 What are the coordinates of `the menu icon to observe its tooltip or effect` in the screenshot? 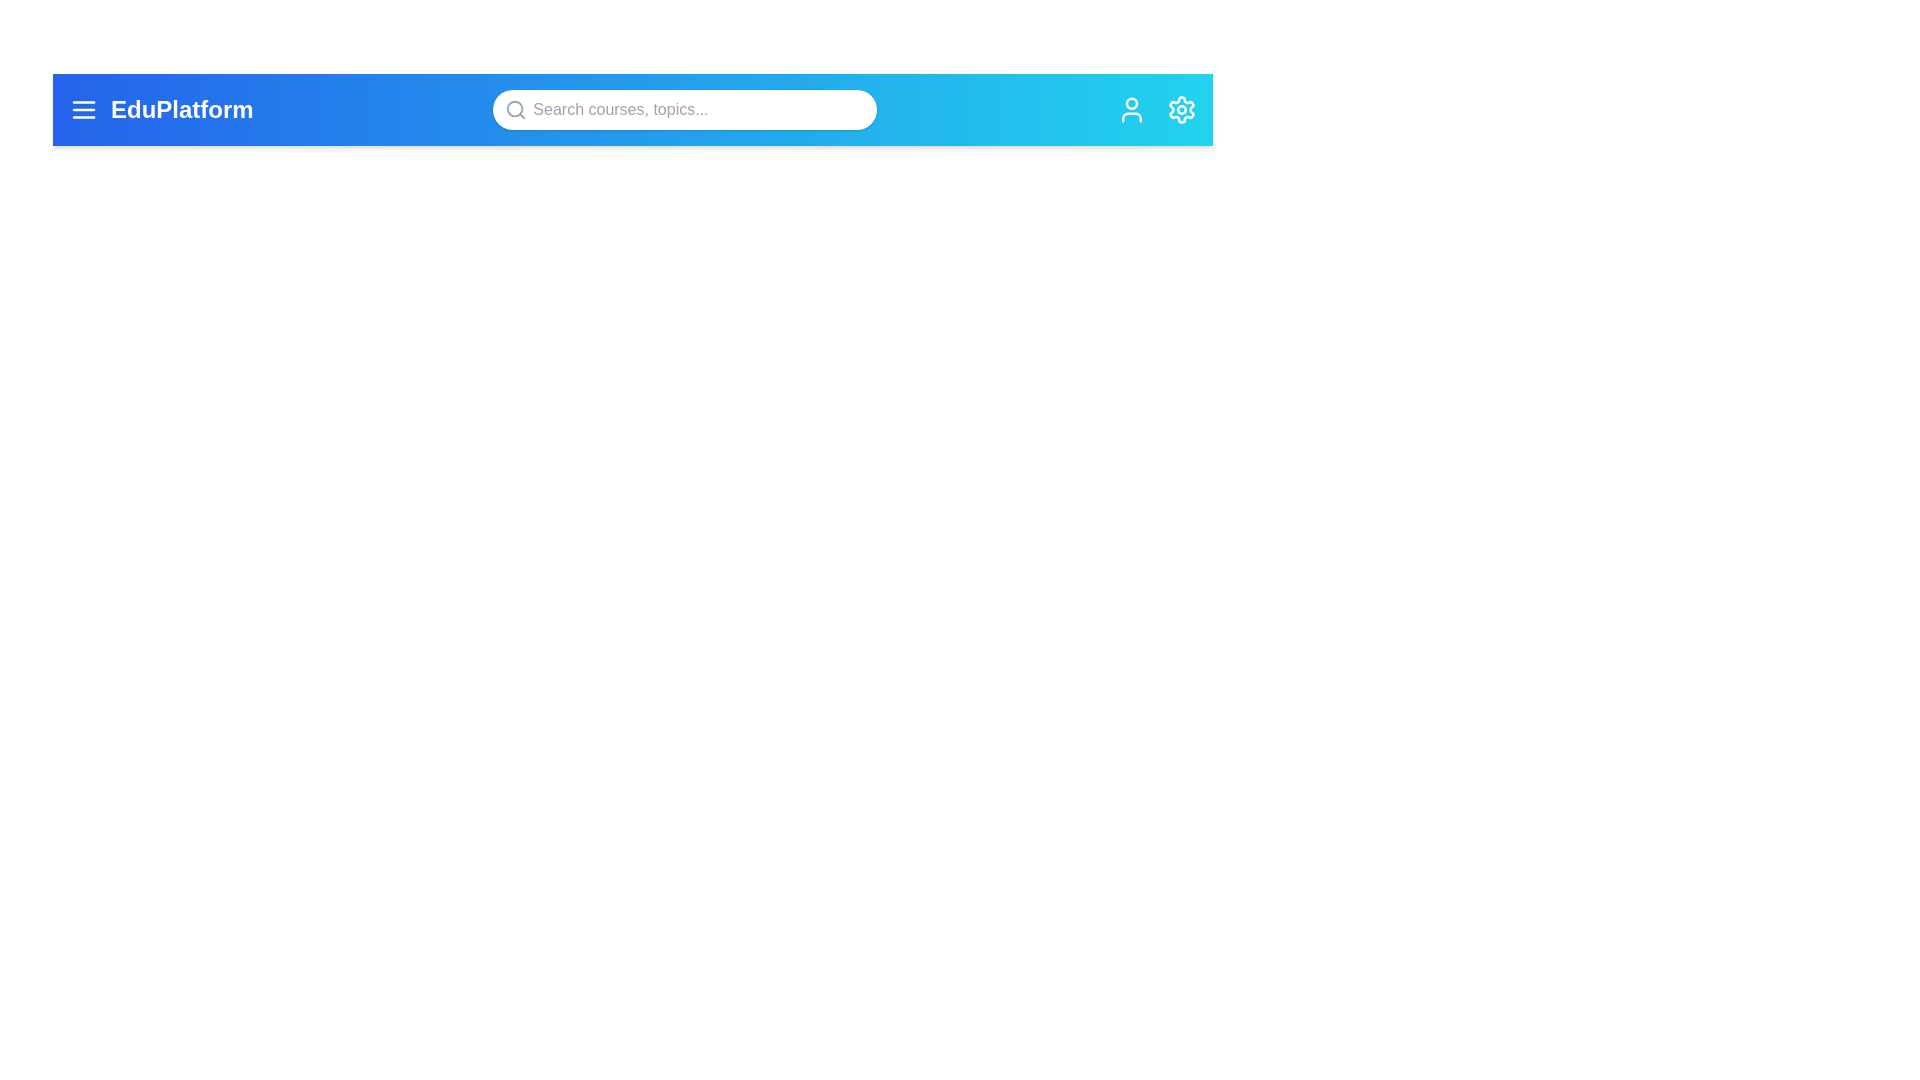 It's located at (82, 110).